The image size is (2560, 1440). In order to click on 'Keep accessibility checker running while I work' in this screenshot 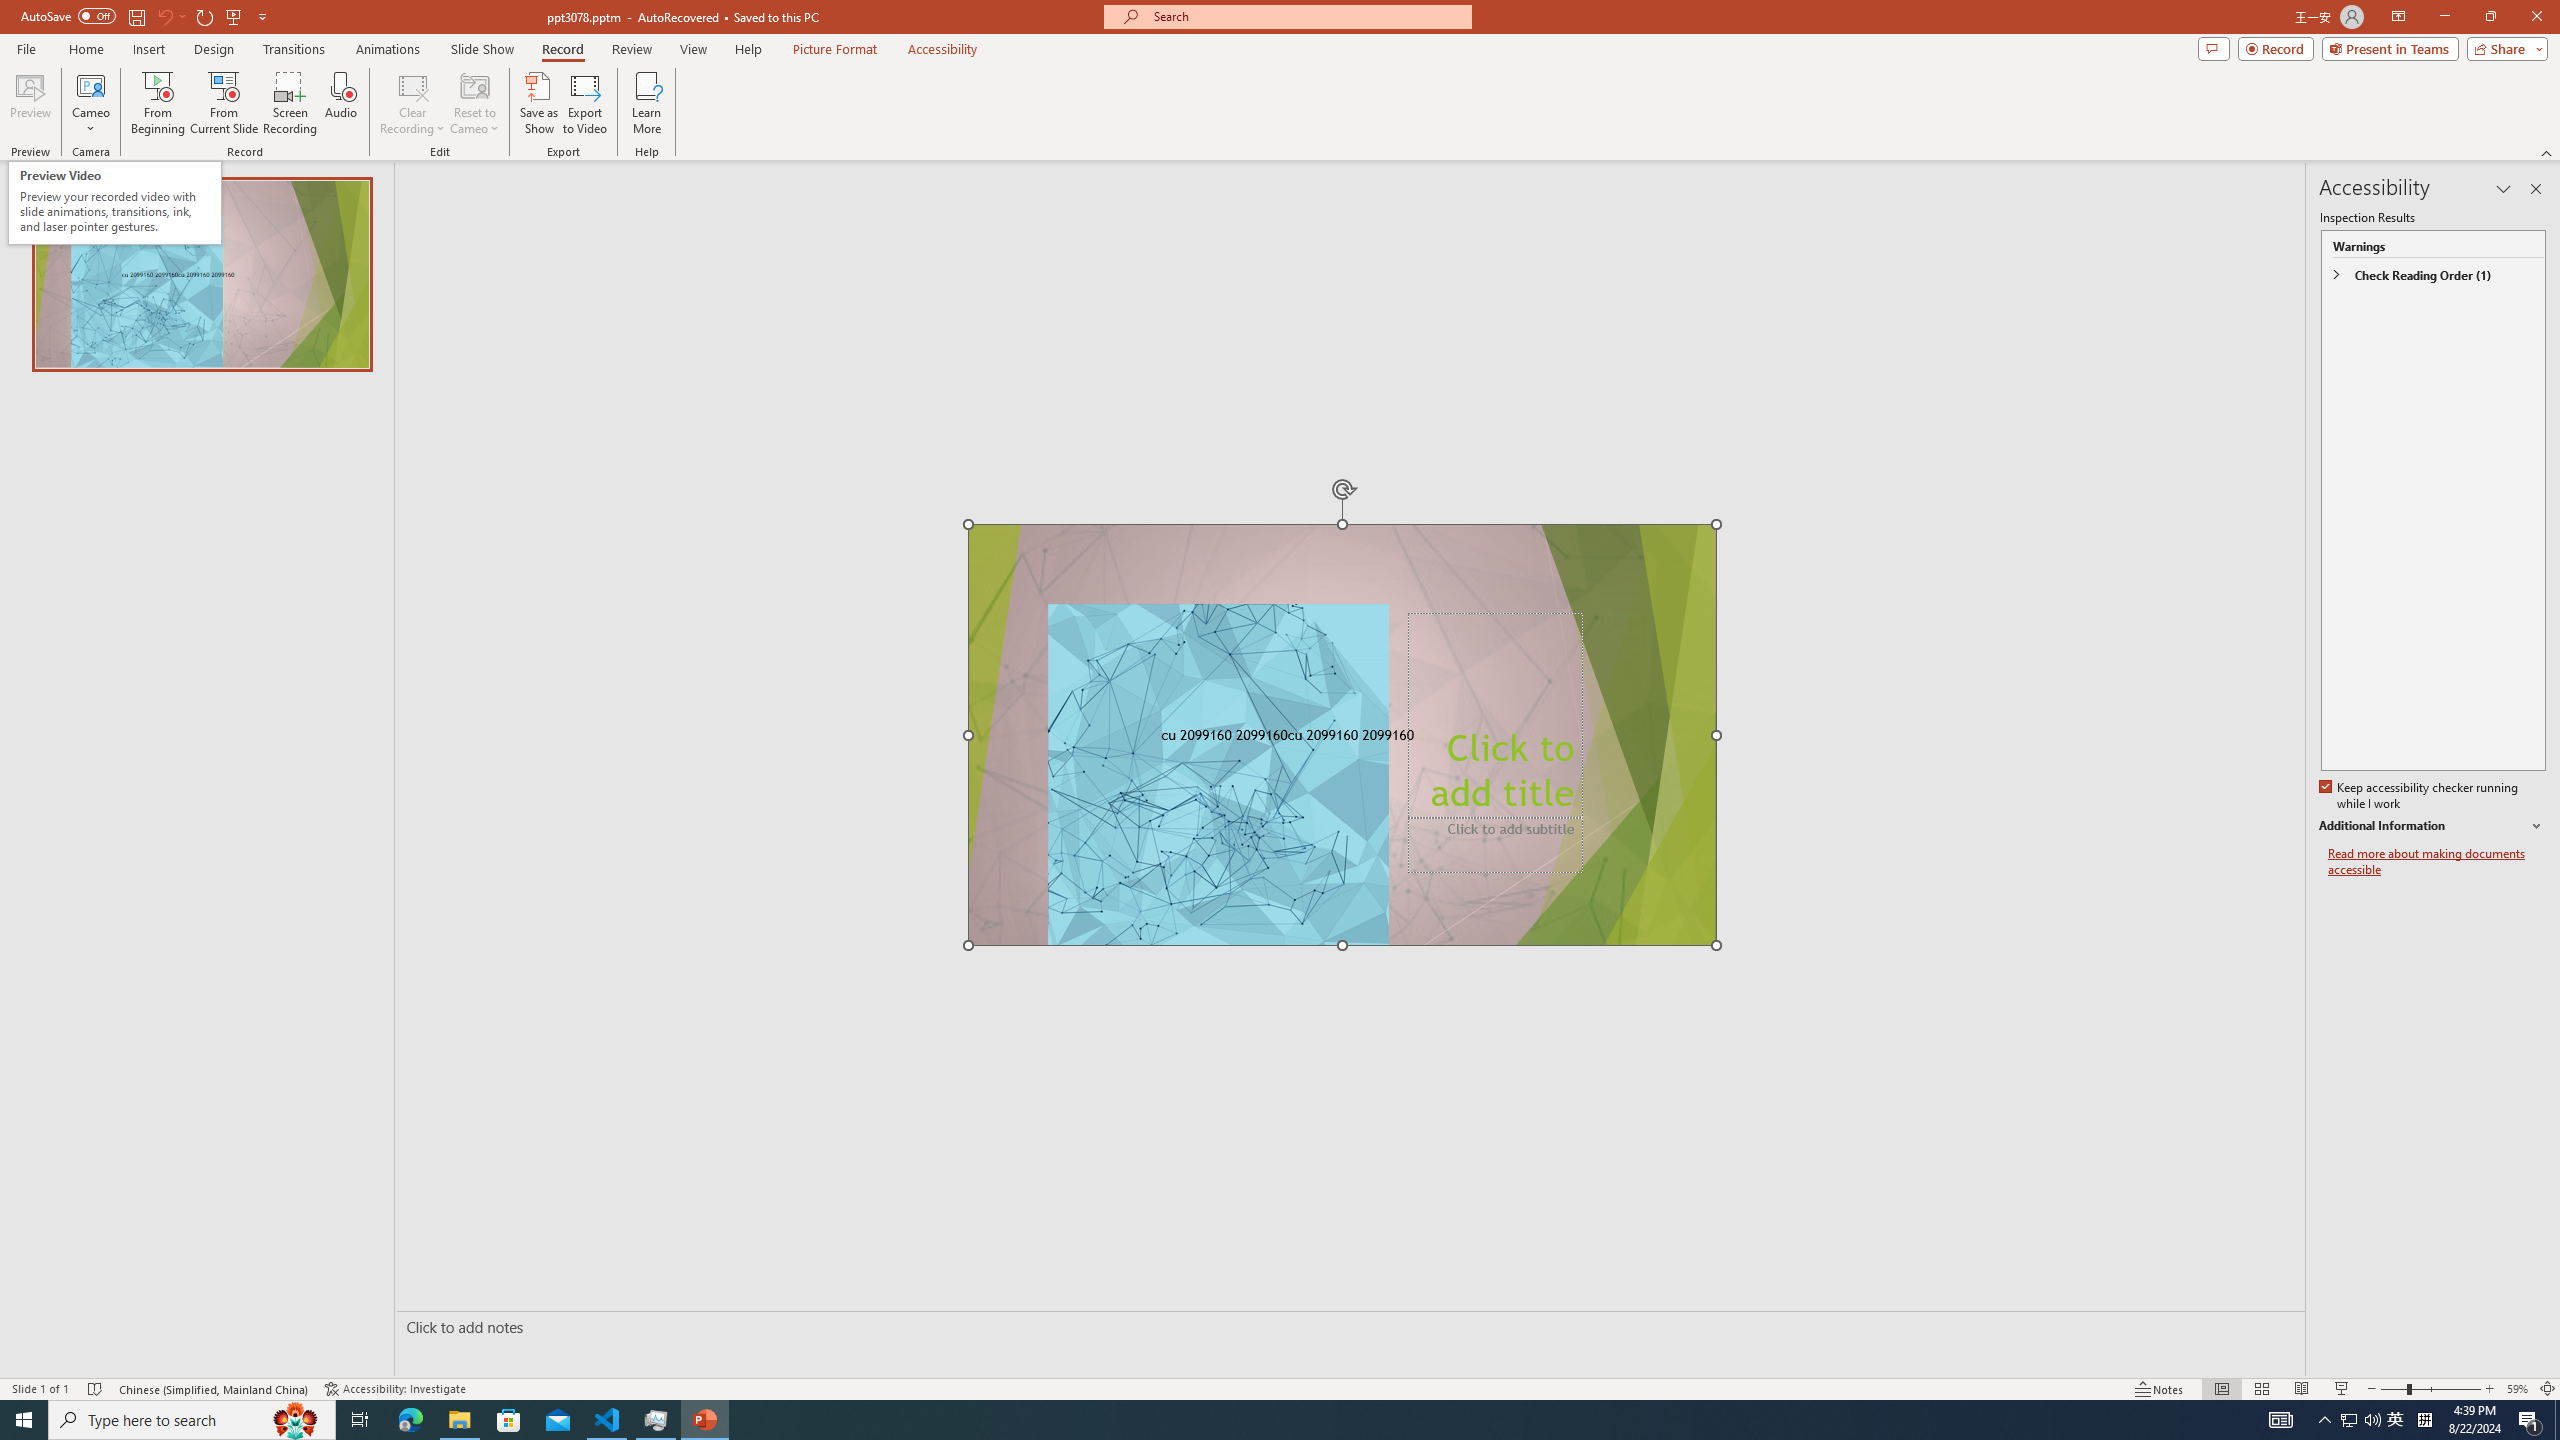, I will do `click(2420, 796)`.